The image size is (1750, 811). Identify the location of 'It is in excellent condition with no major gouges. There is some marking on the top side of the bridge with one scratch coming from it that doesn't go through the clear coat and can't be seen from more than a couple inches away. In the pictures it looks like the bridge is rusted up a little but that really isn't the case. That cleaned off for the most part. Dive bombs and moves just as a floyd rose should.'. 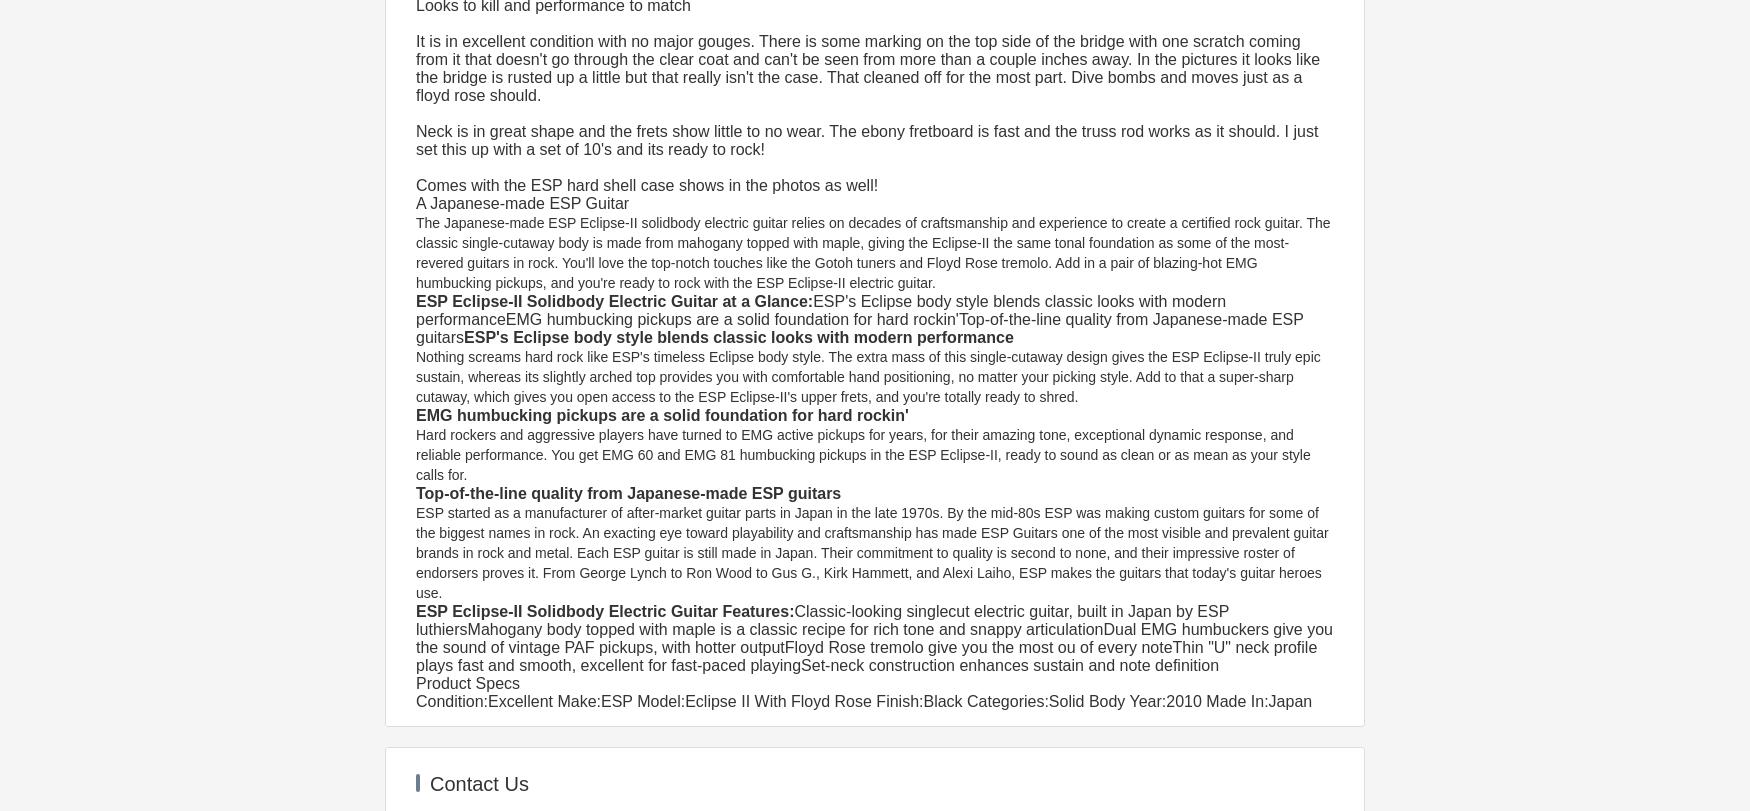
(868, 68).